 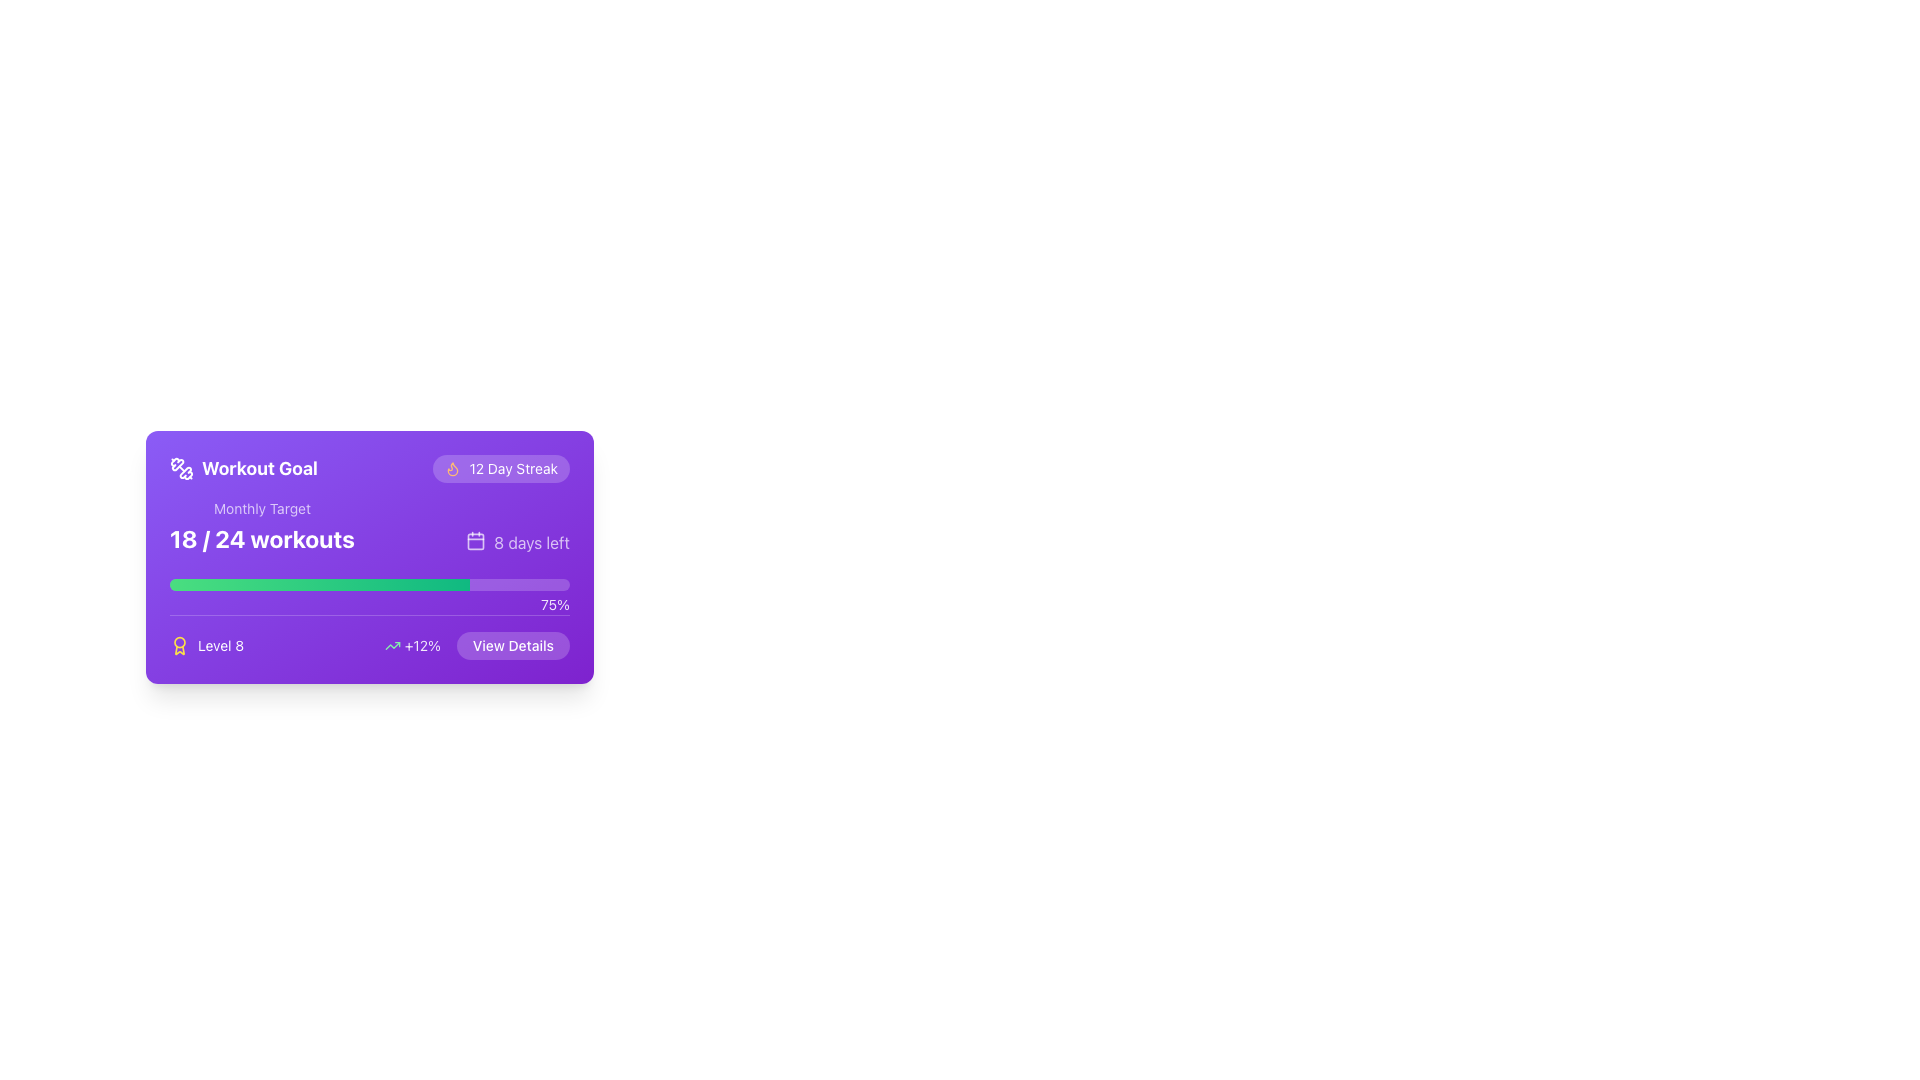 What do you see at coordinates (475, 540) in the screenshot?
I see `the calendar icon element located in the top-right section of the workout goal summary card, which is identifiable by its white coloring and rounded square shape with two vertical lines on top` at bounding box center [475, 540].